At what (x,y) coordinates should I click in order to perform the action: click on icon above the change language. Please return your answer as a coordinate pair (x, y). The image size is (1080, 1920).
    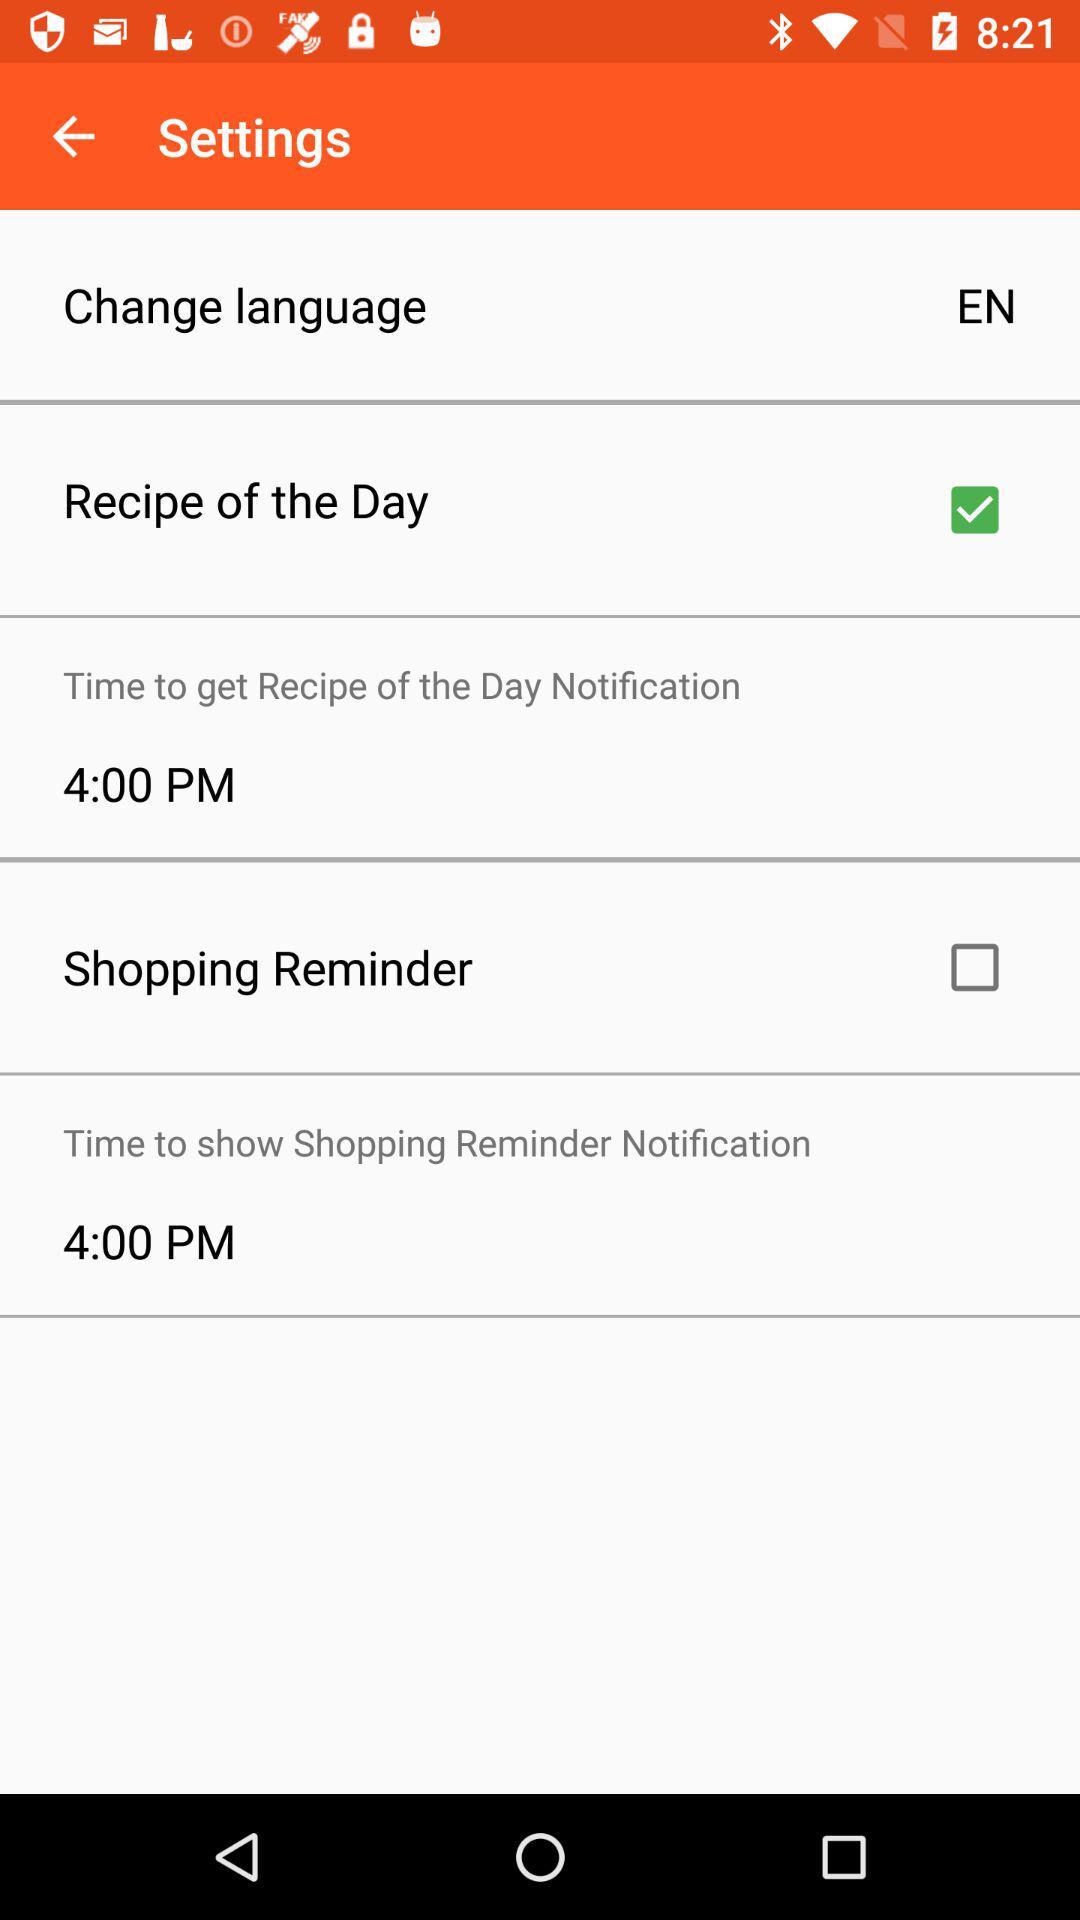
    Looking at the image, I should click on (72, 135).